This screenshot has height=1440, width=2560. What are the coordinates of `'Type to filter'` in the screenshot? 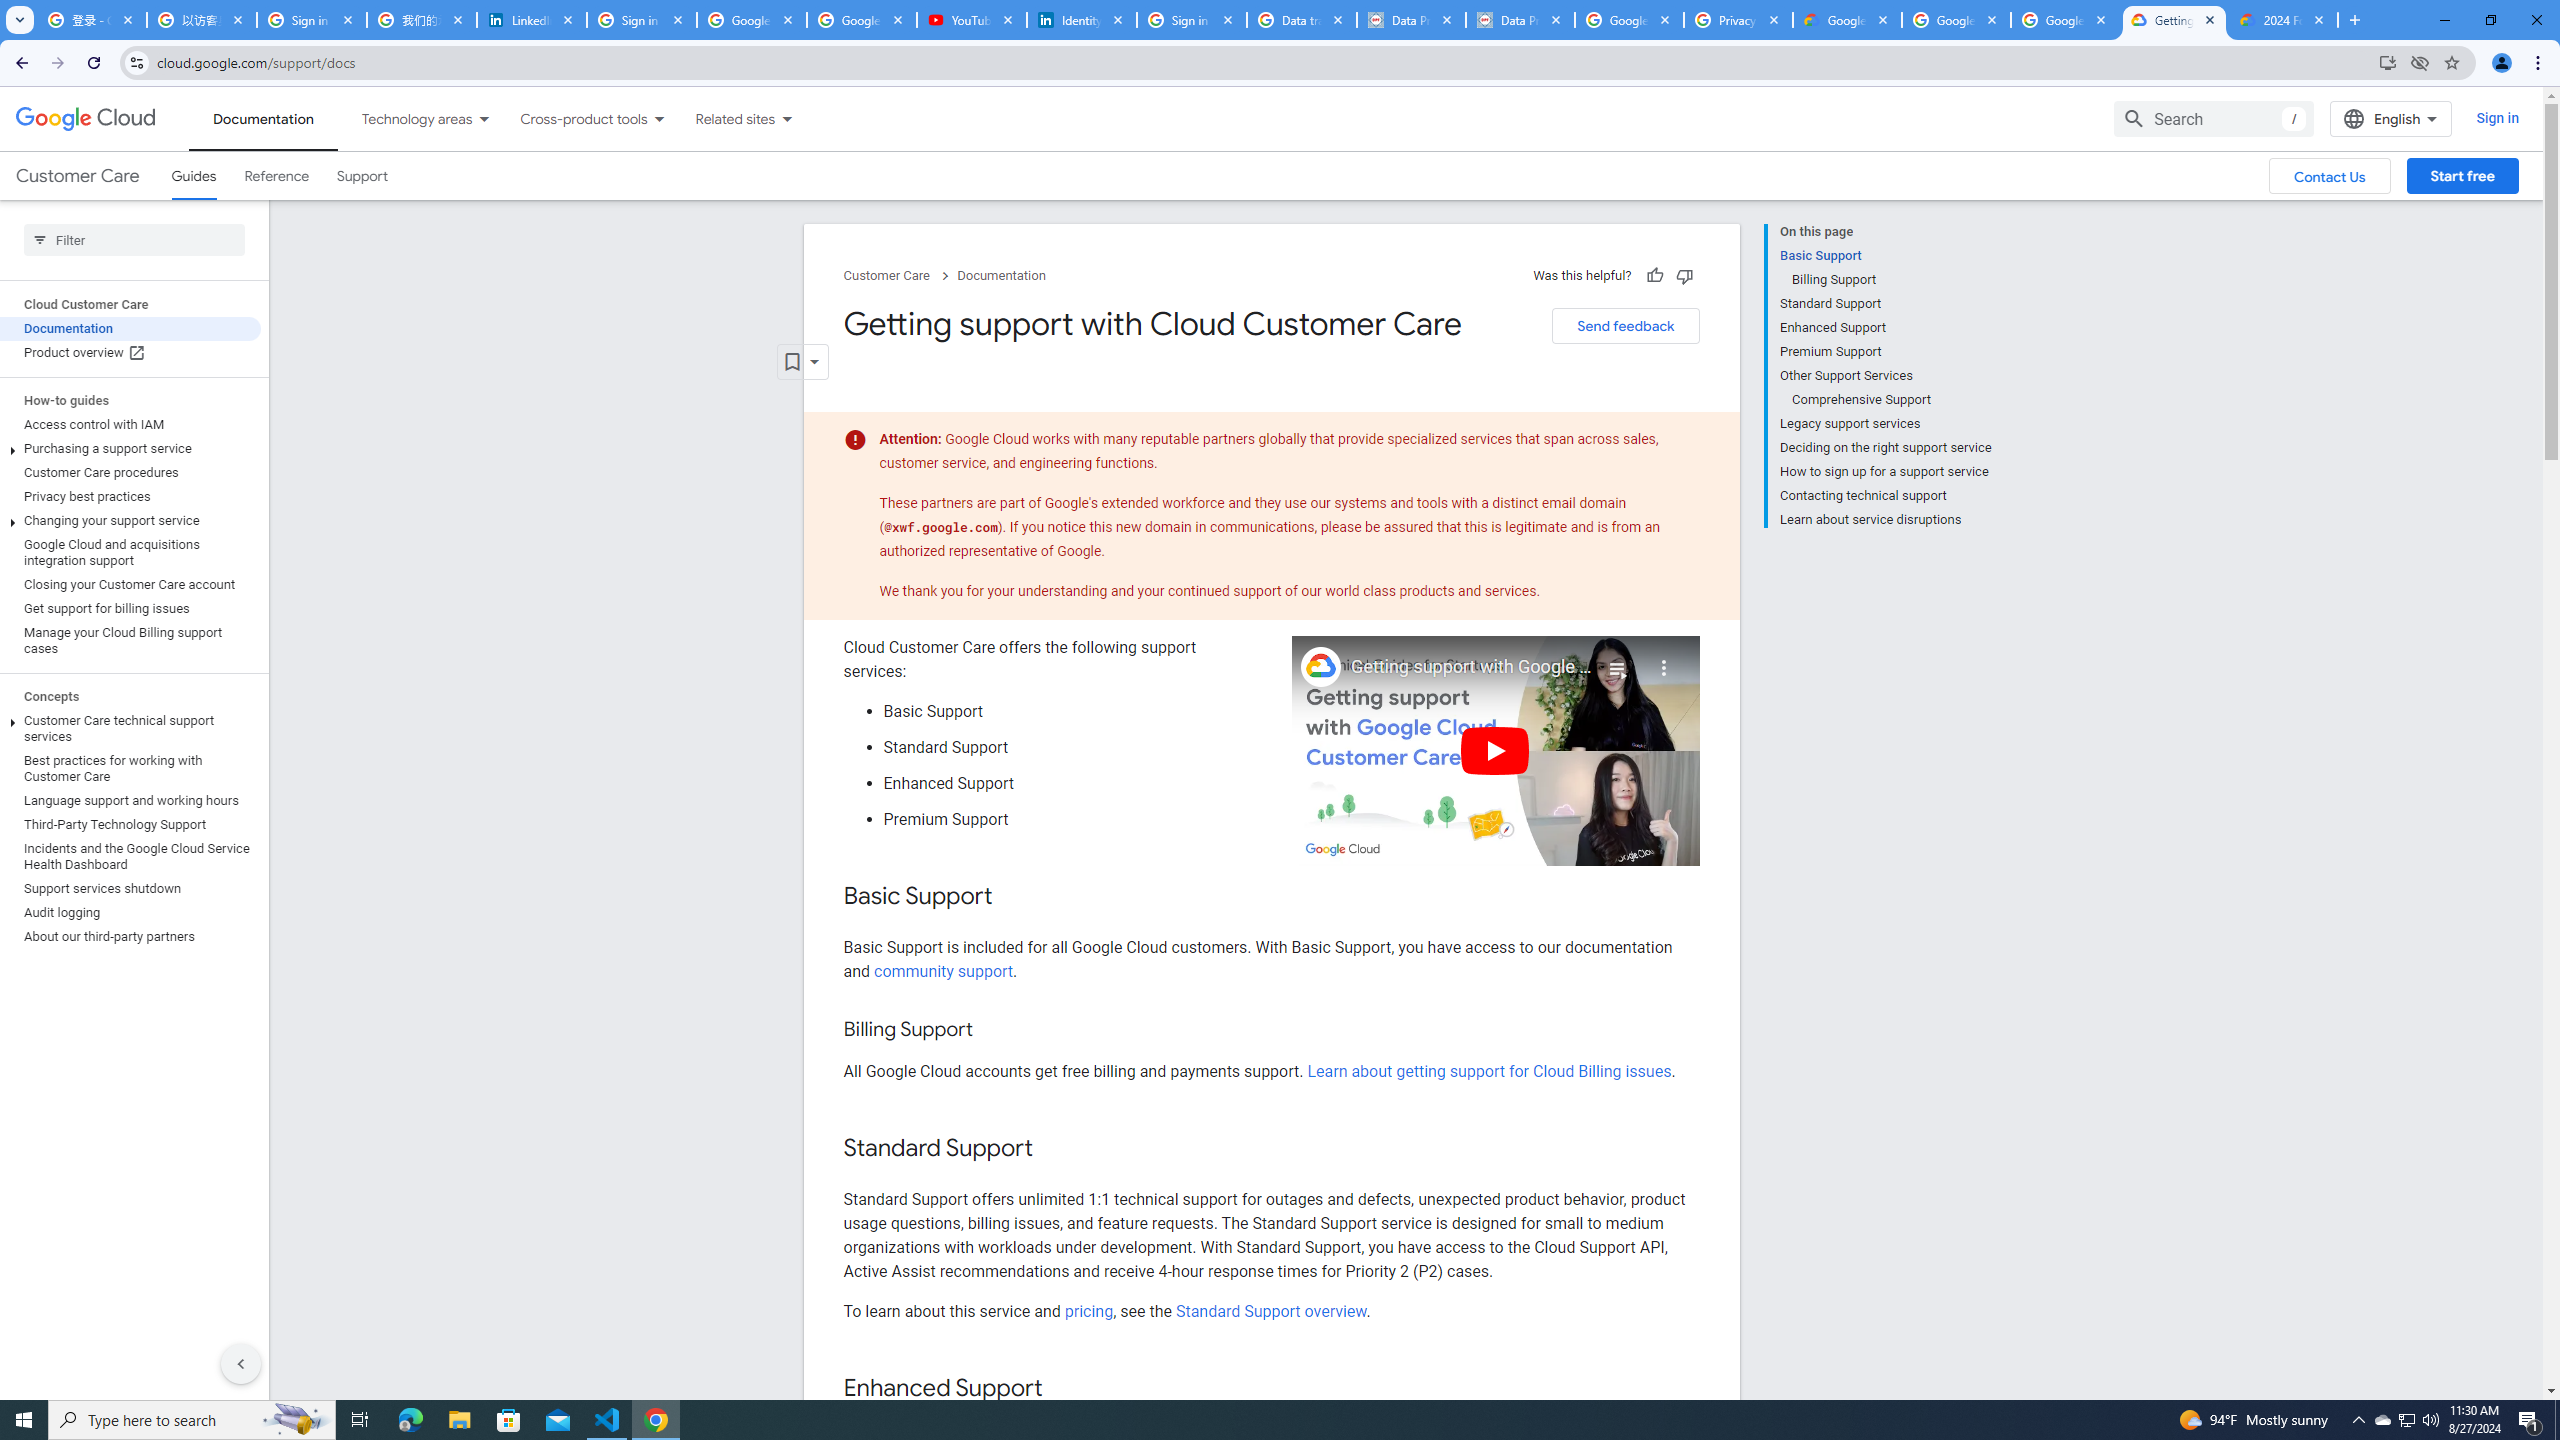 It's located at (134, 240).